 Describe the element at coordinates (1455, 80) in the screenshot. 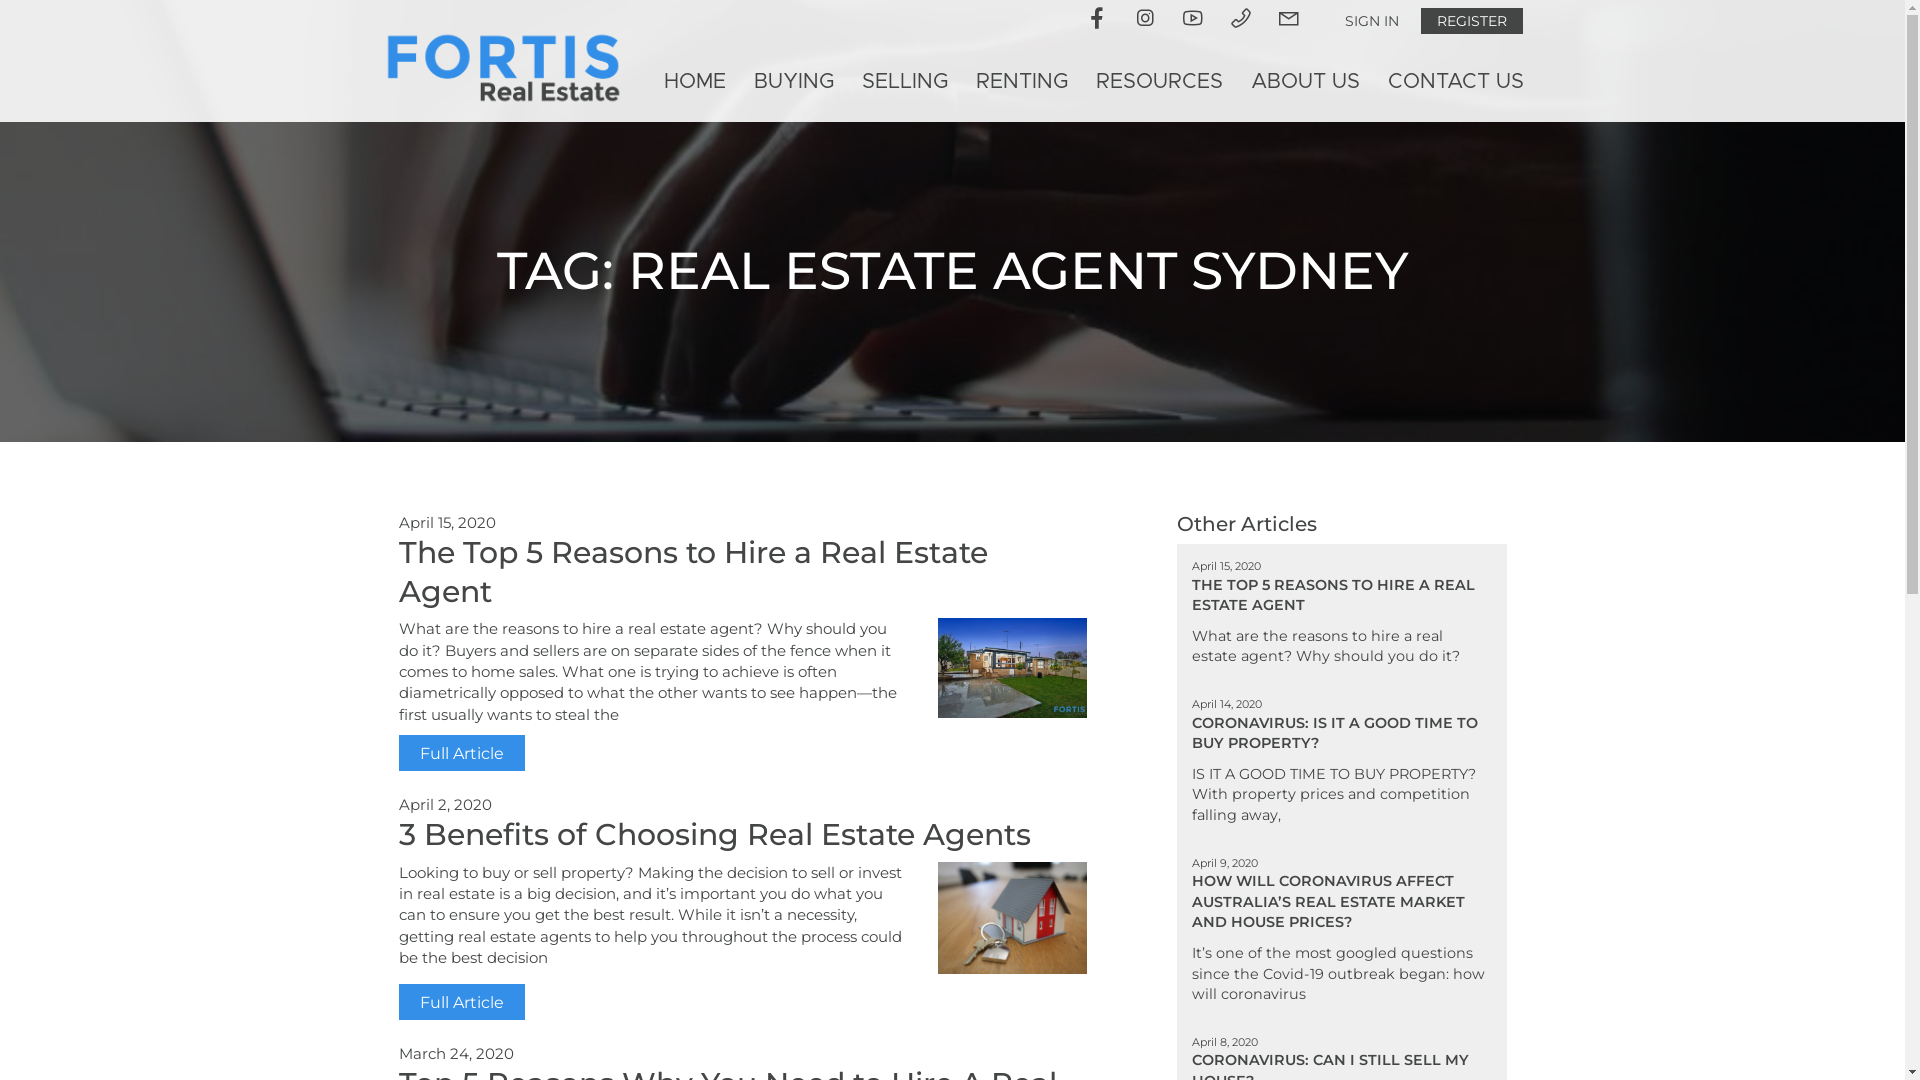

I see `'CONTACT US'` at that location.